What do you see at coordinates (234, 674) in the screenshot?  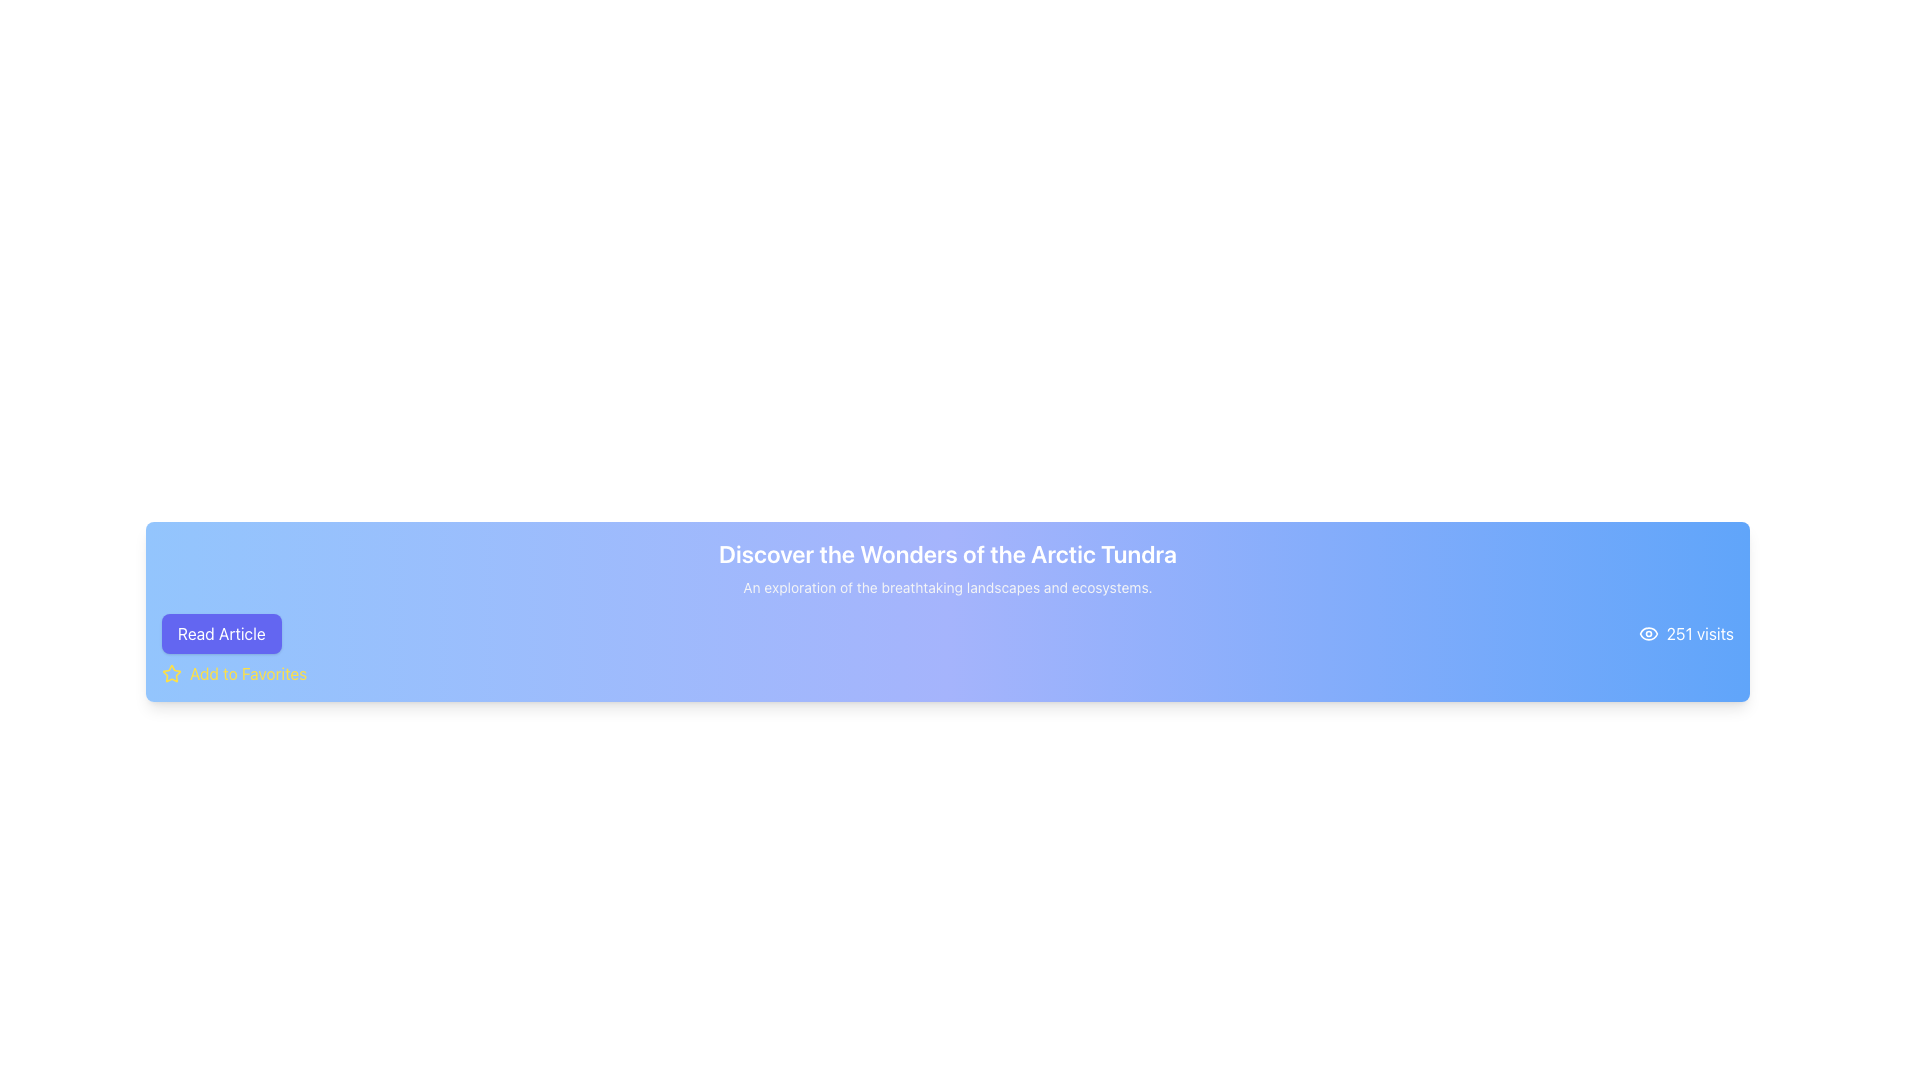 I see `the 'Add to Favorites' button, which features a yellow star icon and bold yellow text, located at the bottom-left corner of the card directly below the 'Read Article' button` at bounding box center [234, 674].